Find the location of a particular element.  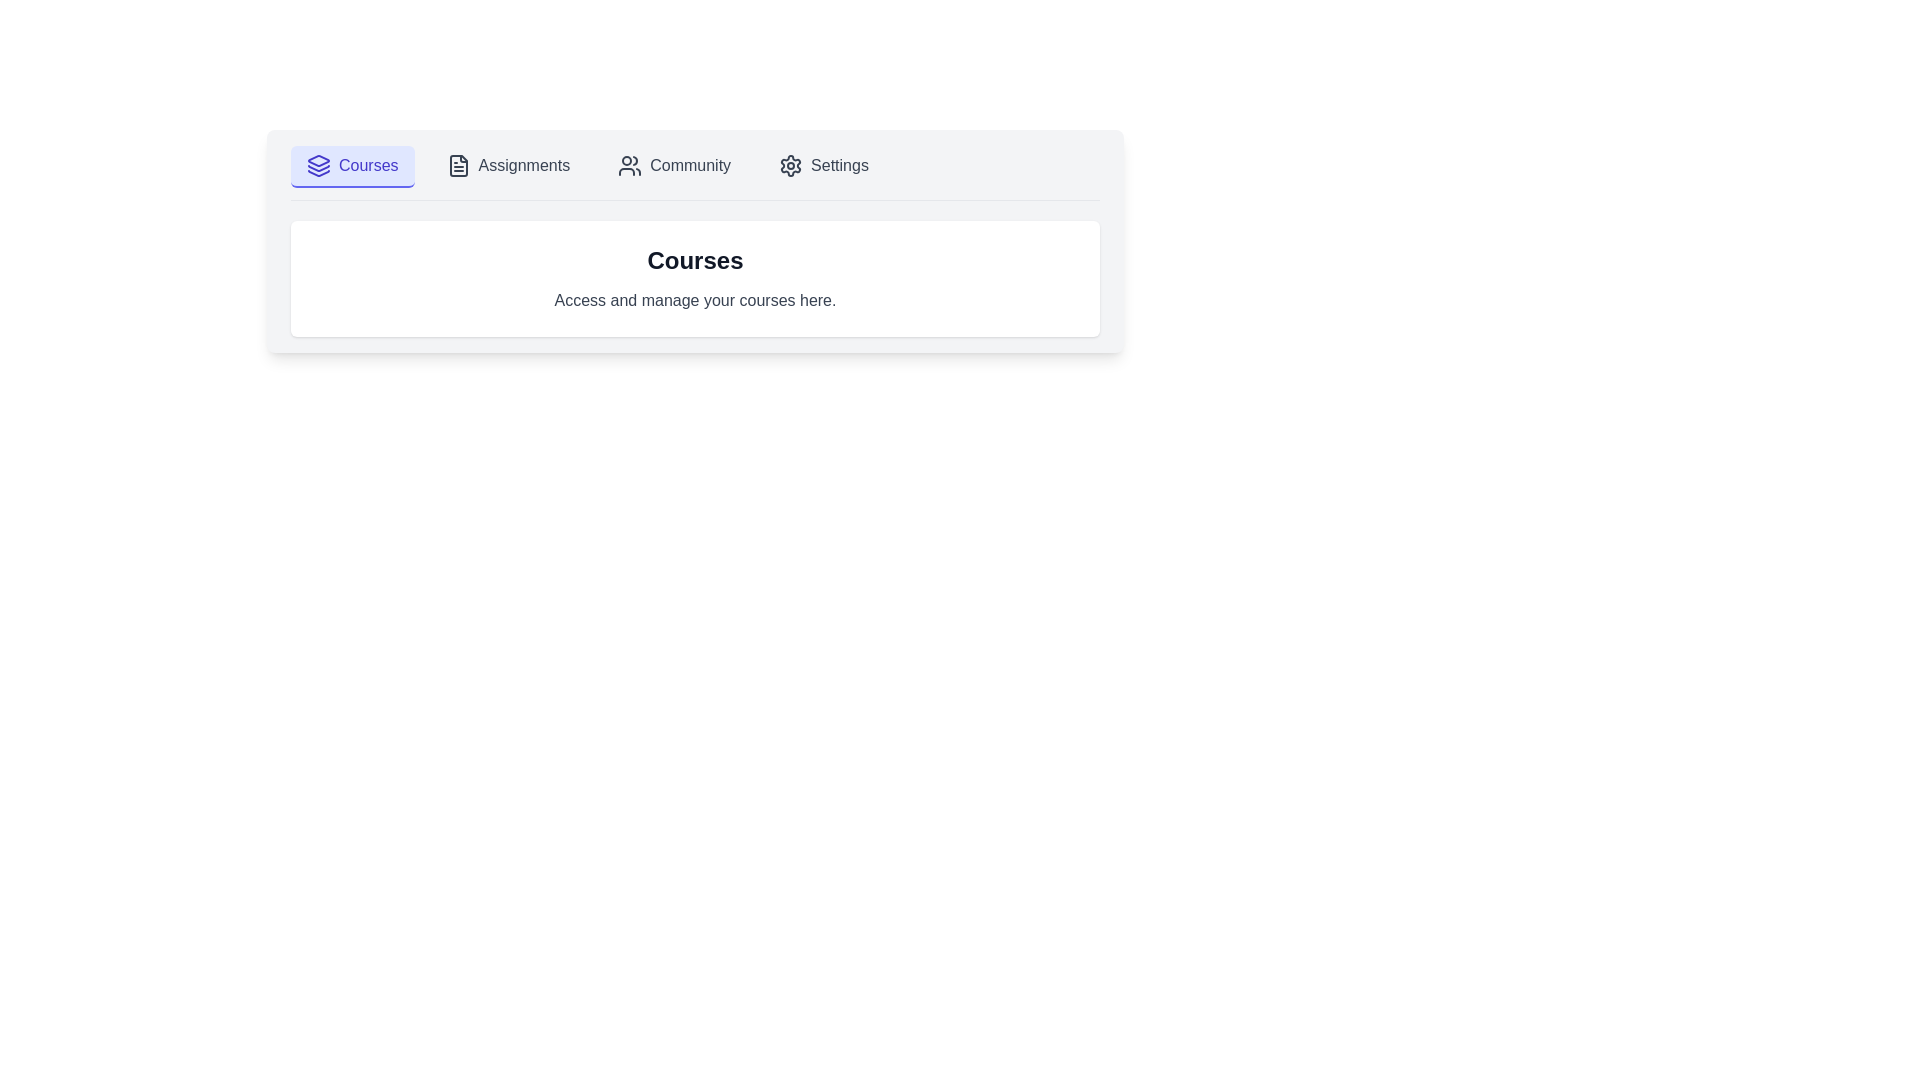

the static text that reads 'Access and manage your courses here.' by moving the cursor to its center point for reading is located at coordinates (695, 300).